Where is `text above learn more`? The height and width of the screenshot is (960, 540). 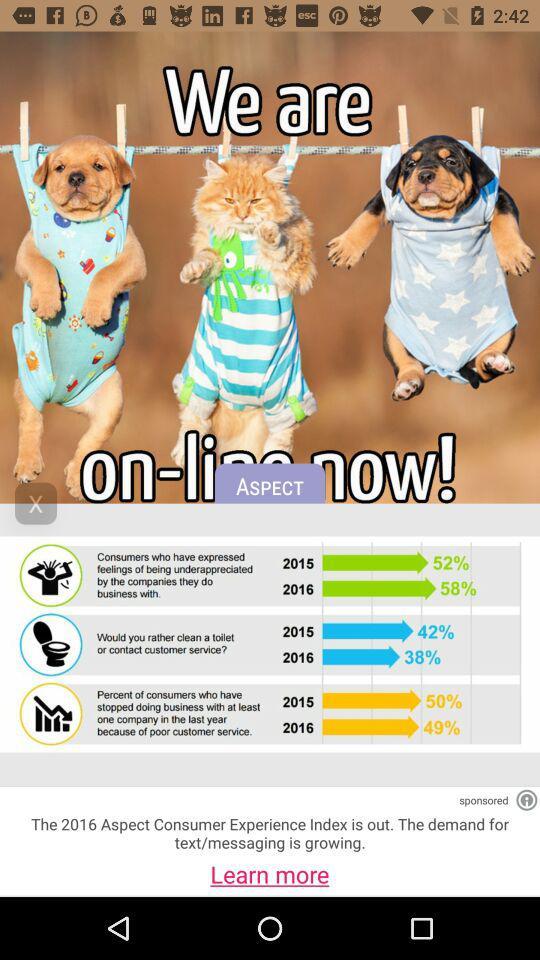
text above learn more is located at coordinates (270, 832).